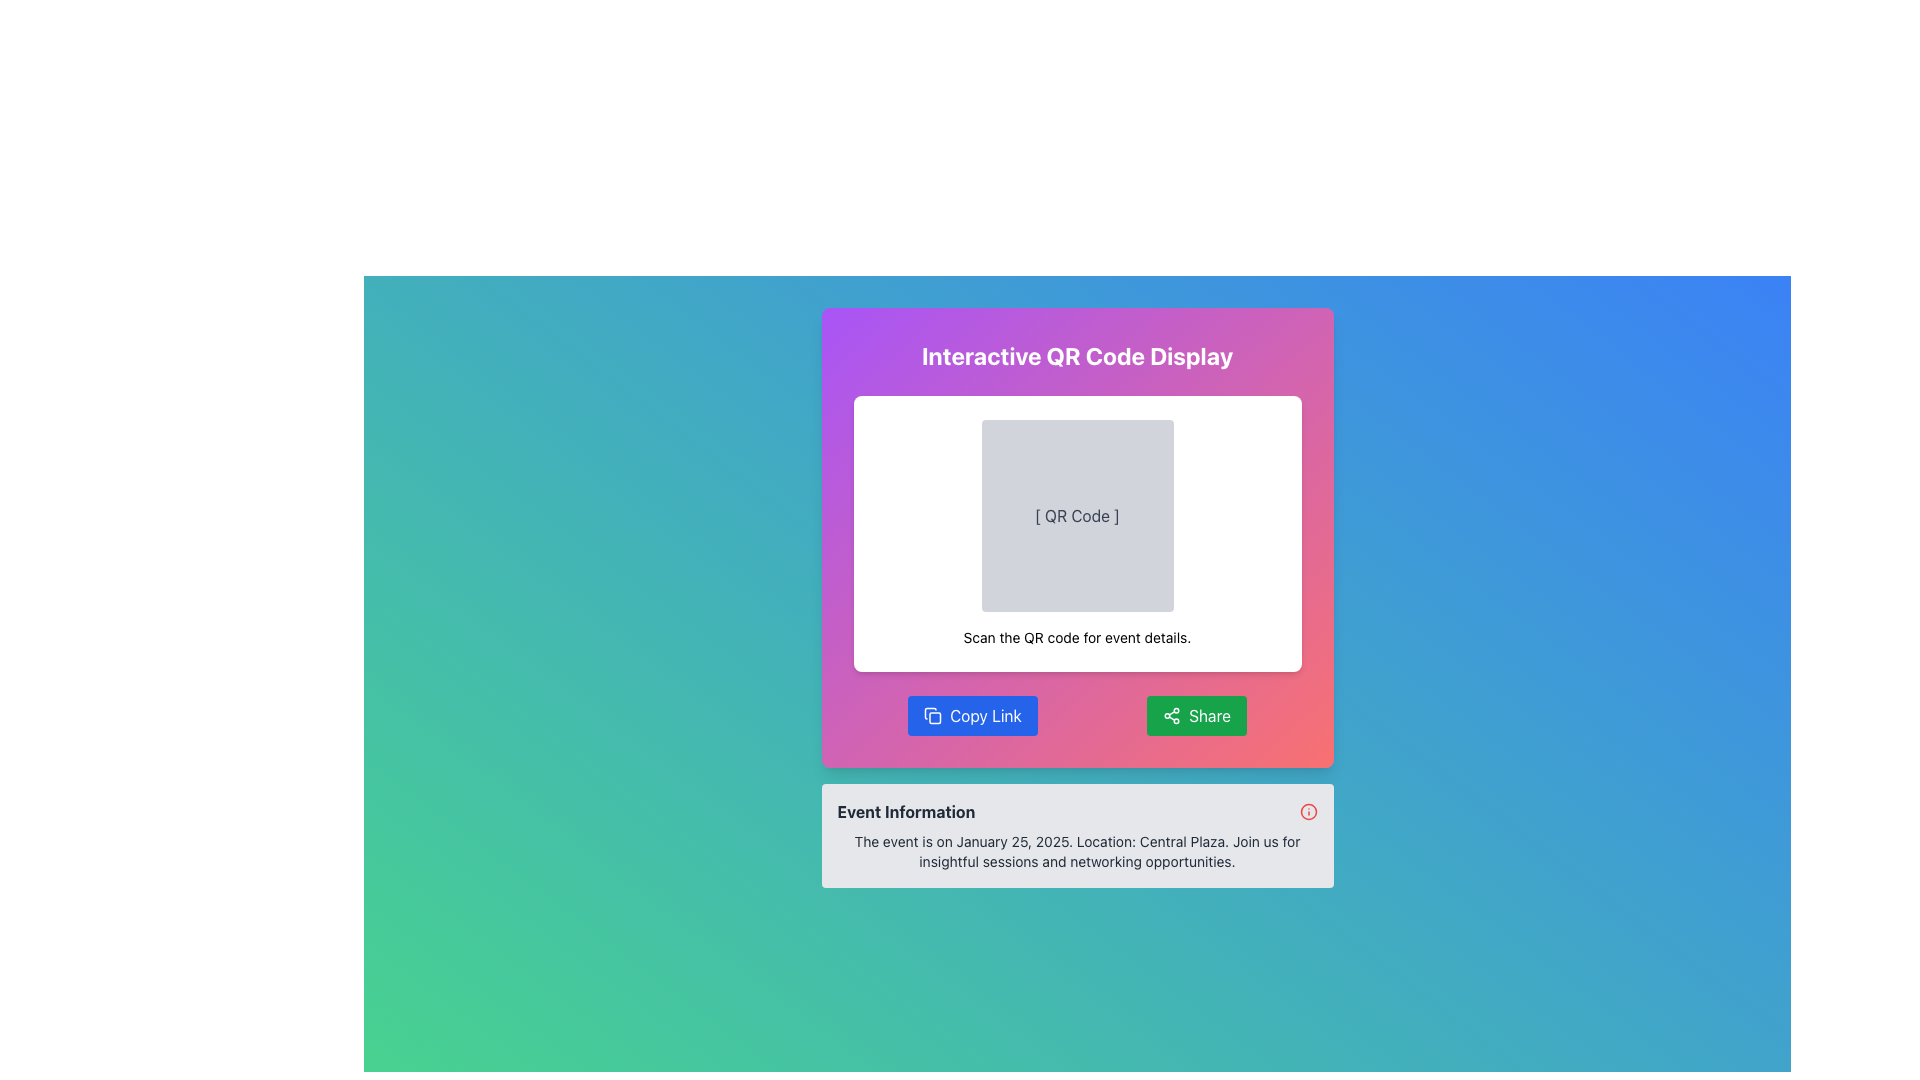 Image resolution: width=1920 pixels, height=1080 pixels. What do you see at coordinates (1171, 715) in the screenshot?
I see `the green 'Share' button that contains the icon resembling a connected network of points, which is positioned to the left of the button's text label` at bounding box center [1171, 715].